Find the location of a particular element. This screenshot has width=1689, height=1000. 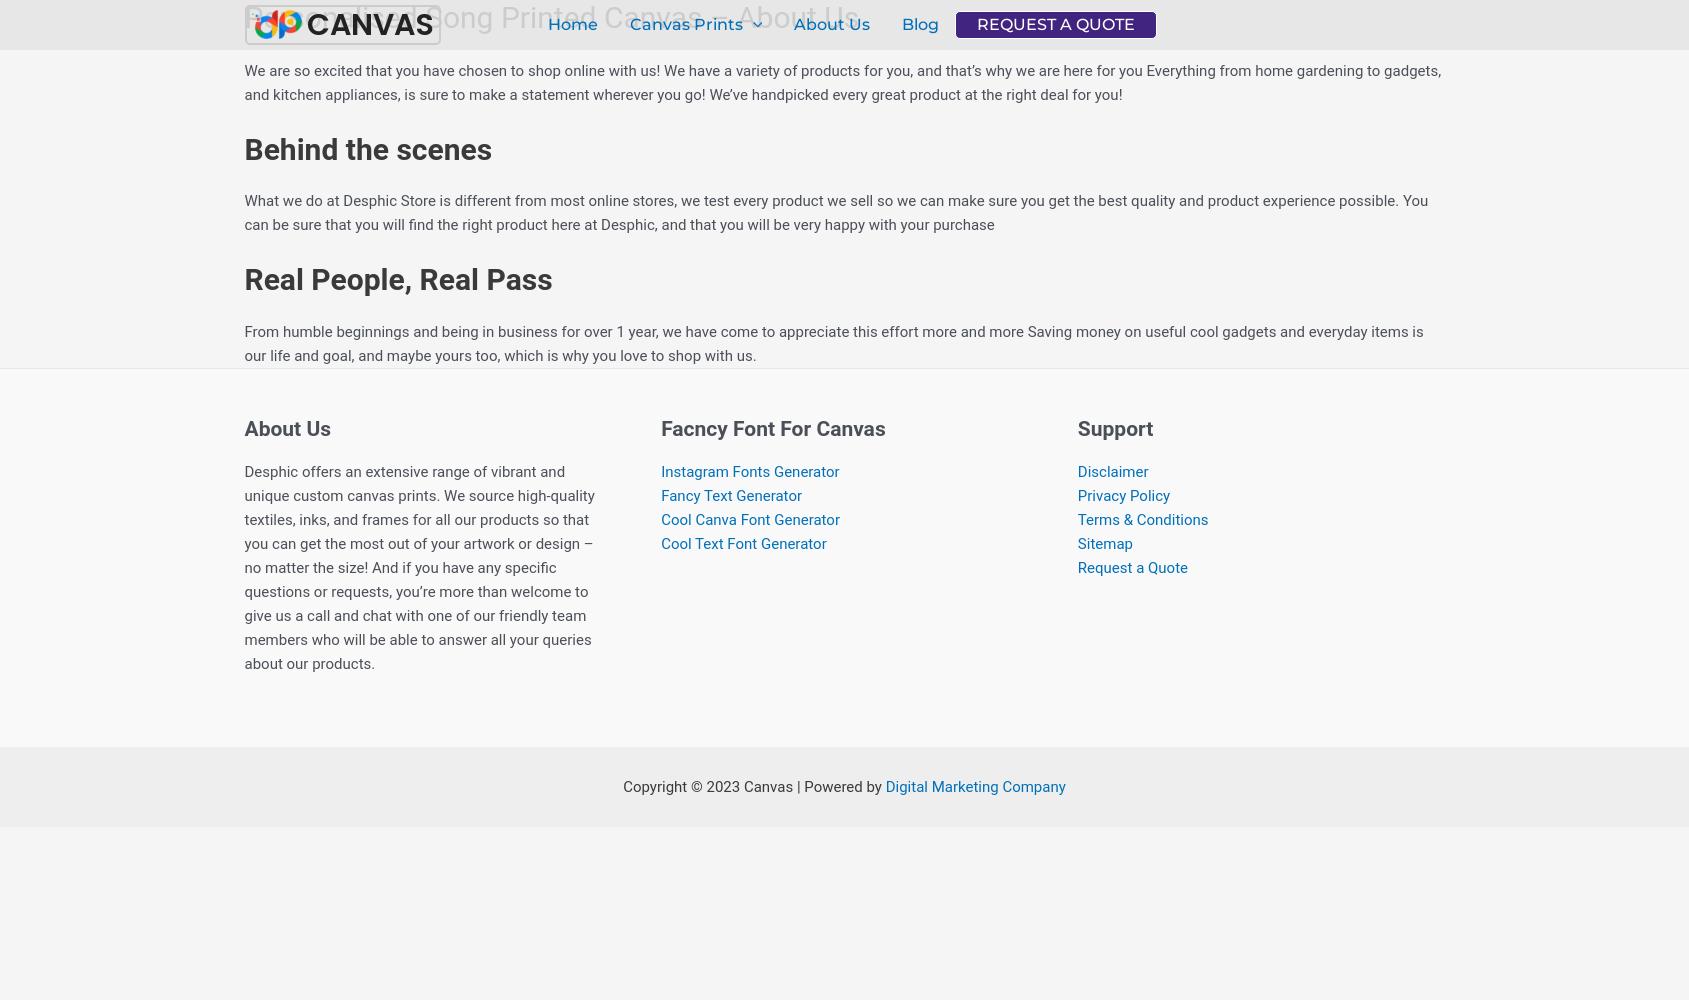

'Home' is located at coordinates (571, 23).